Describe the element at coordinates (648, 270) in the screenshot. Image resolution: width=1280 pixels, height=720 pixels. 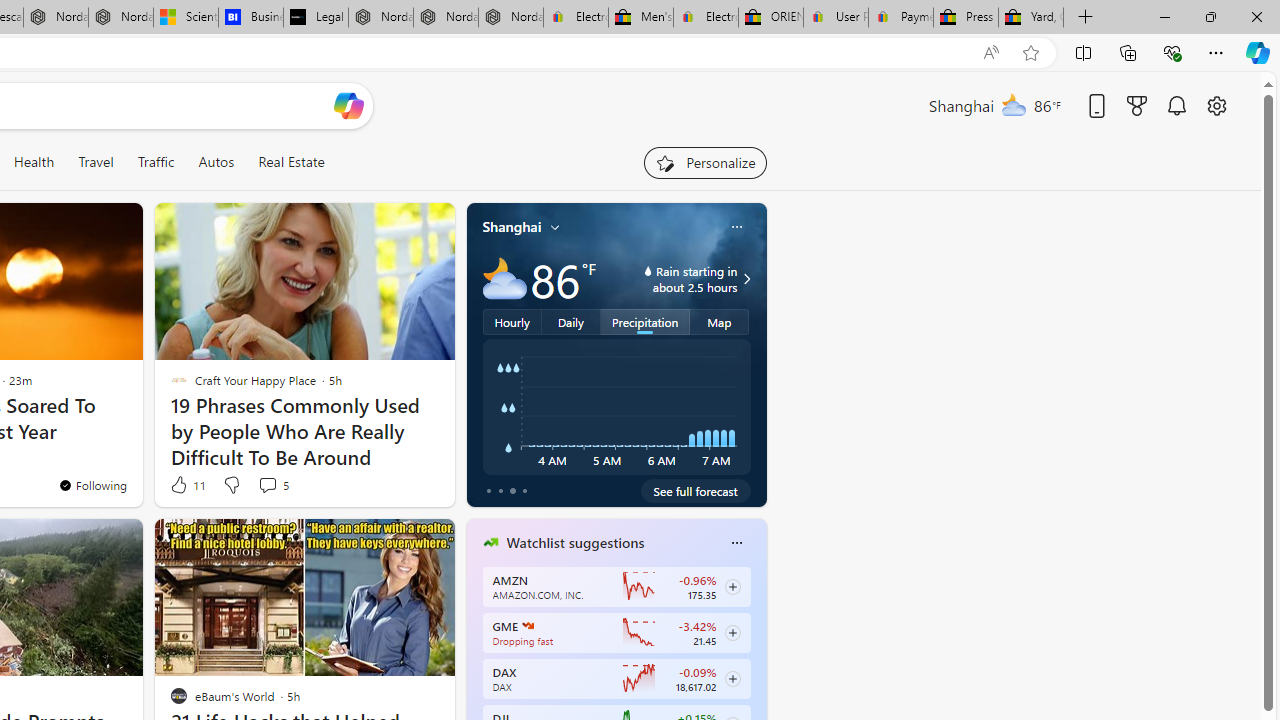
I see `'water-drop-icon'` at that location.